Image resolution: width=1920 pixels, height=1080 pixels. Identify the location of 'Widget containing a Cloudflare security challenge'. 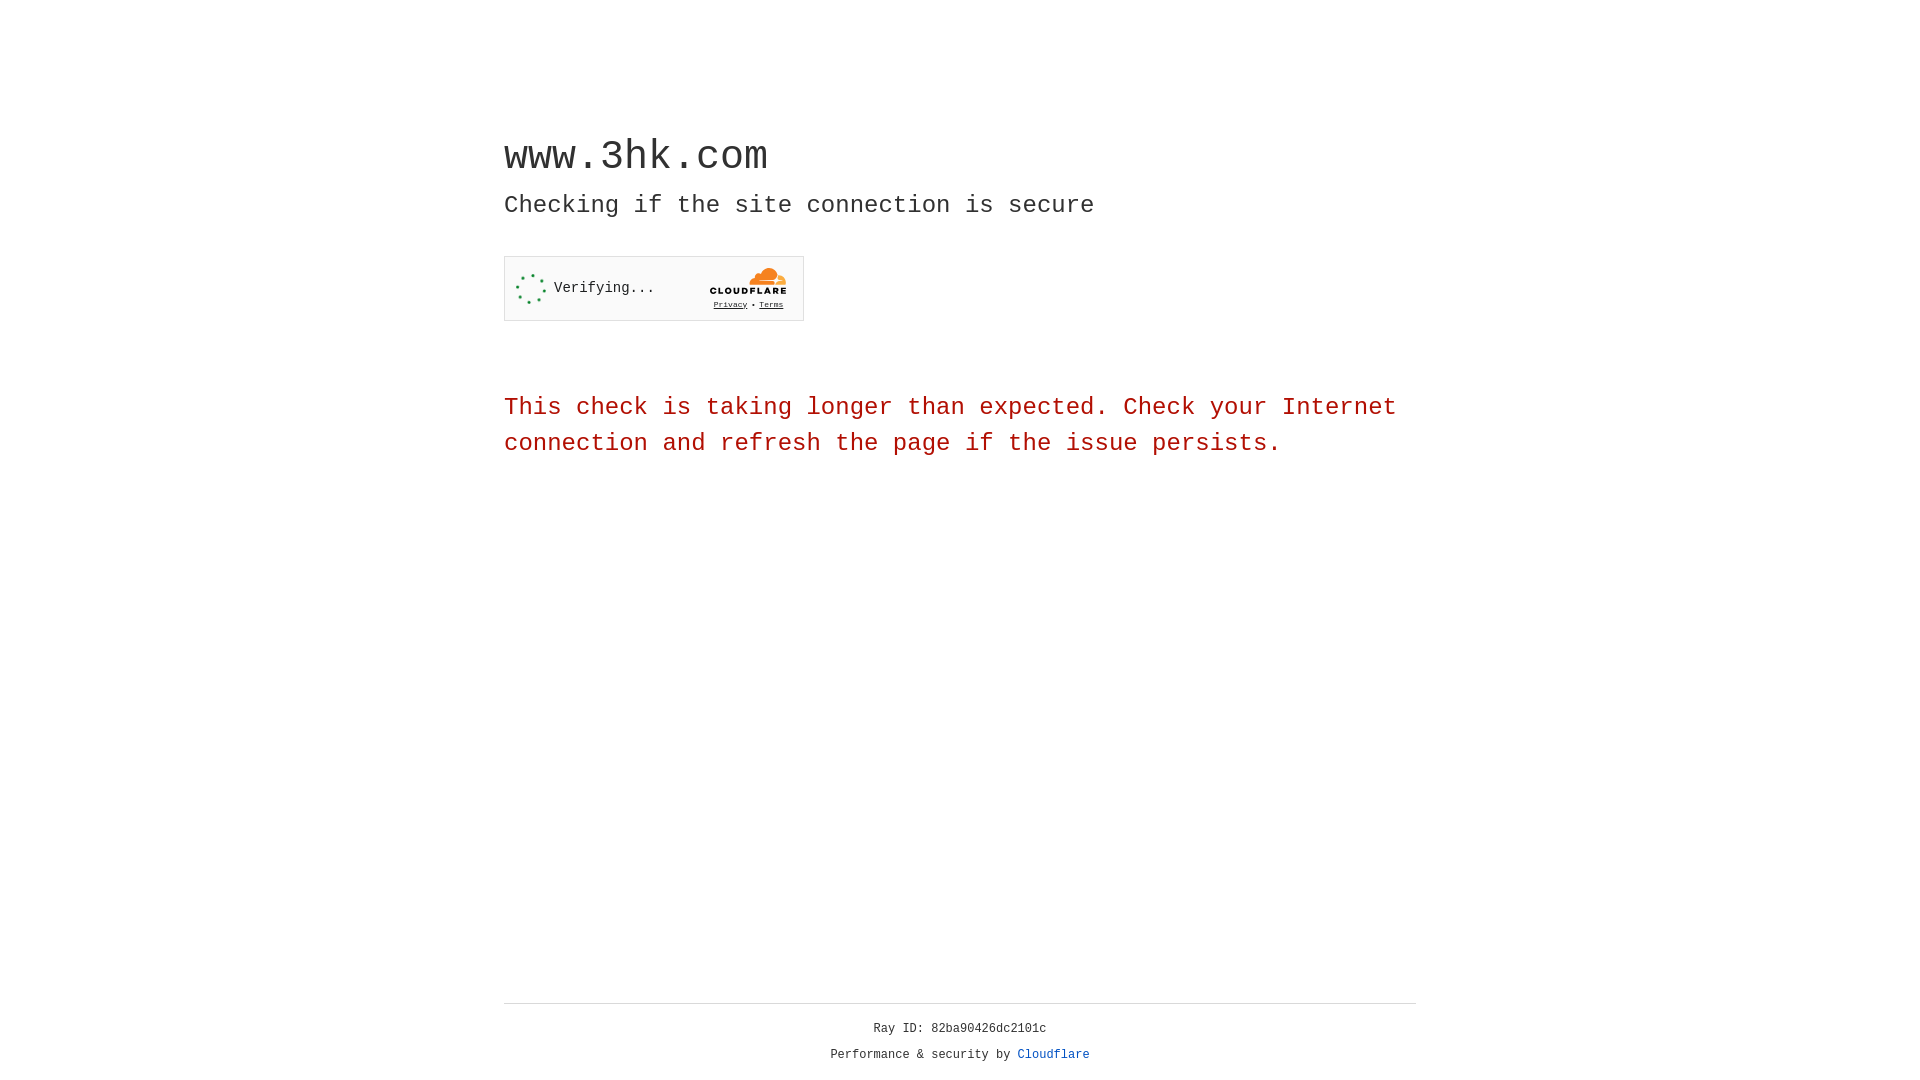
(653, 288).